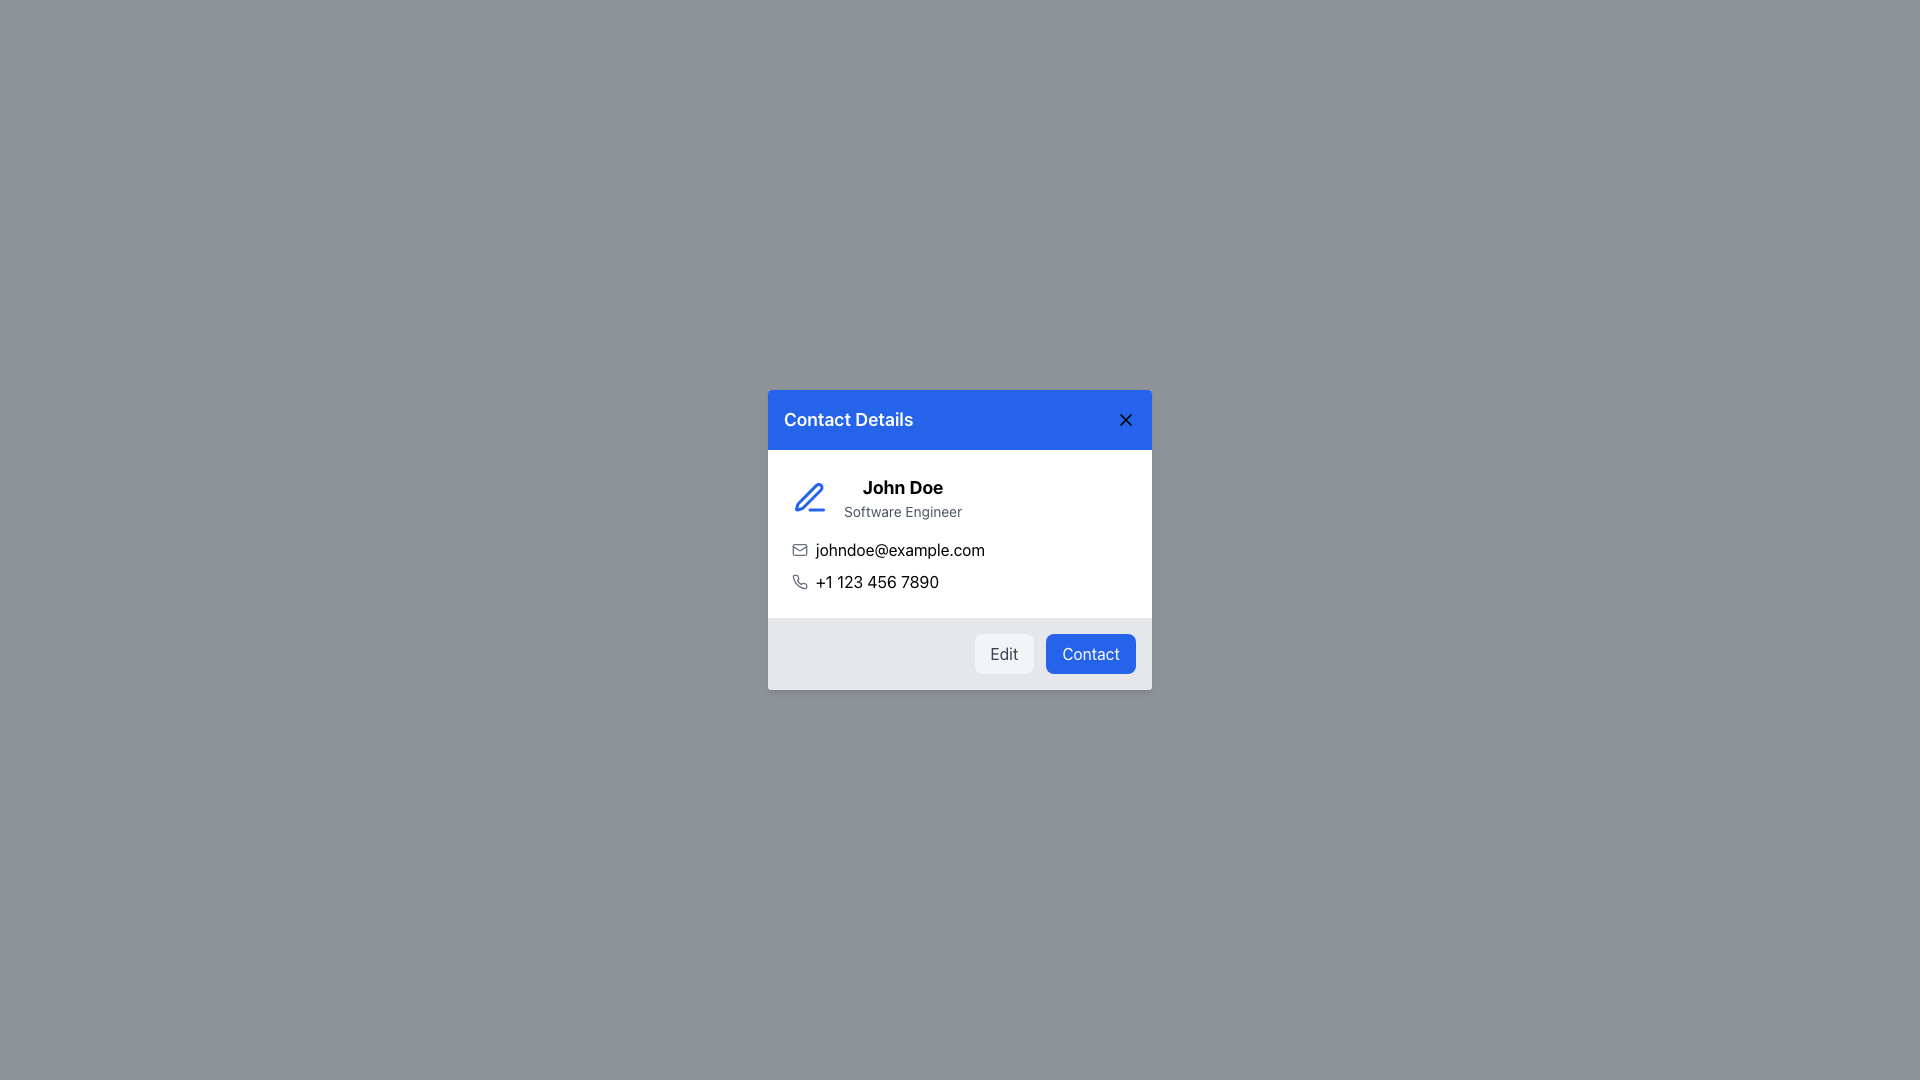 The height and width of the screenshot is (1080, 1920). I want to click on the contact action button located in the bottom-right corner of the 'Contact Details' modal to change its style, so click(1090, 654).